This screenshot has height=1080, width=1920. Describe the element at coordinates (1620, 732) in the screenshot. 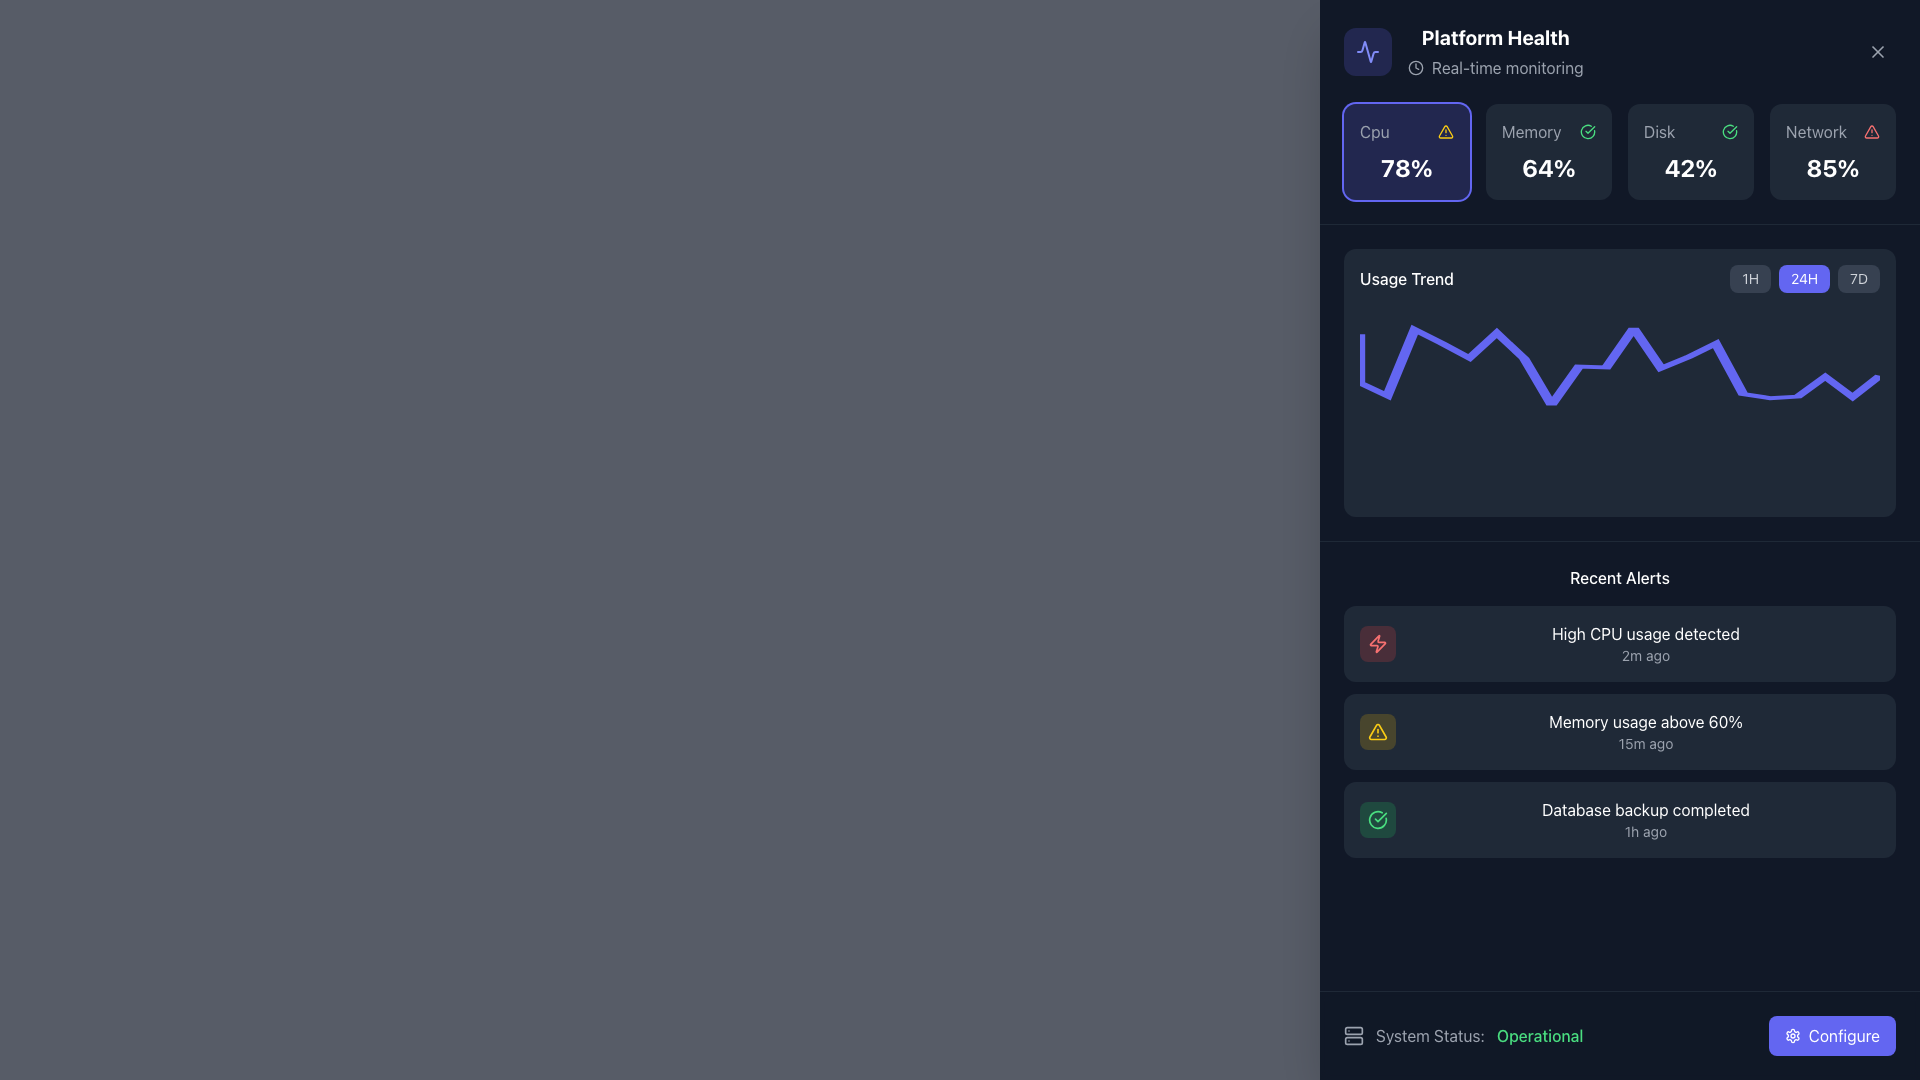

I see `the second list item in the notification feed that summarizes an alert about memory usage exceeding 60%, located in the 'Recent Alerts' section` at that location.